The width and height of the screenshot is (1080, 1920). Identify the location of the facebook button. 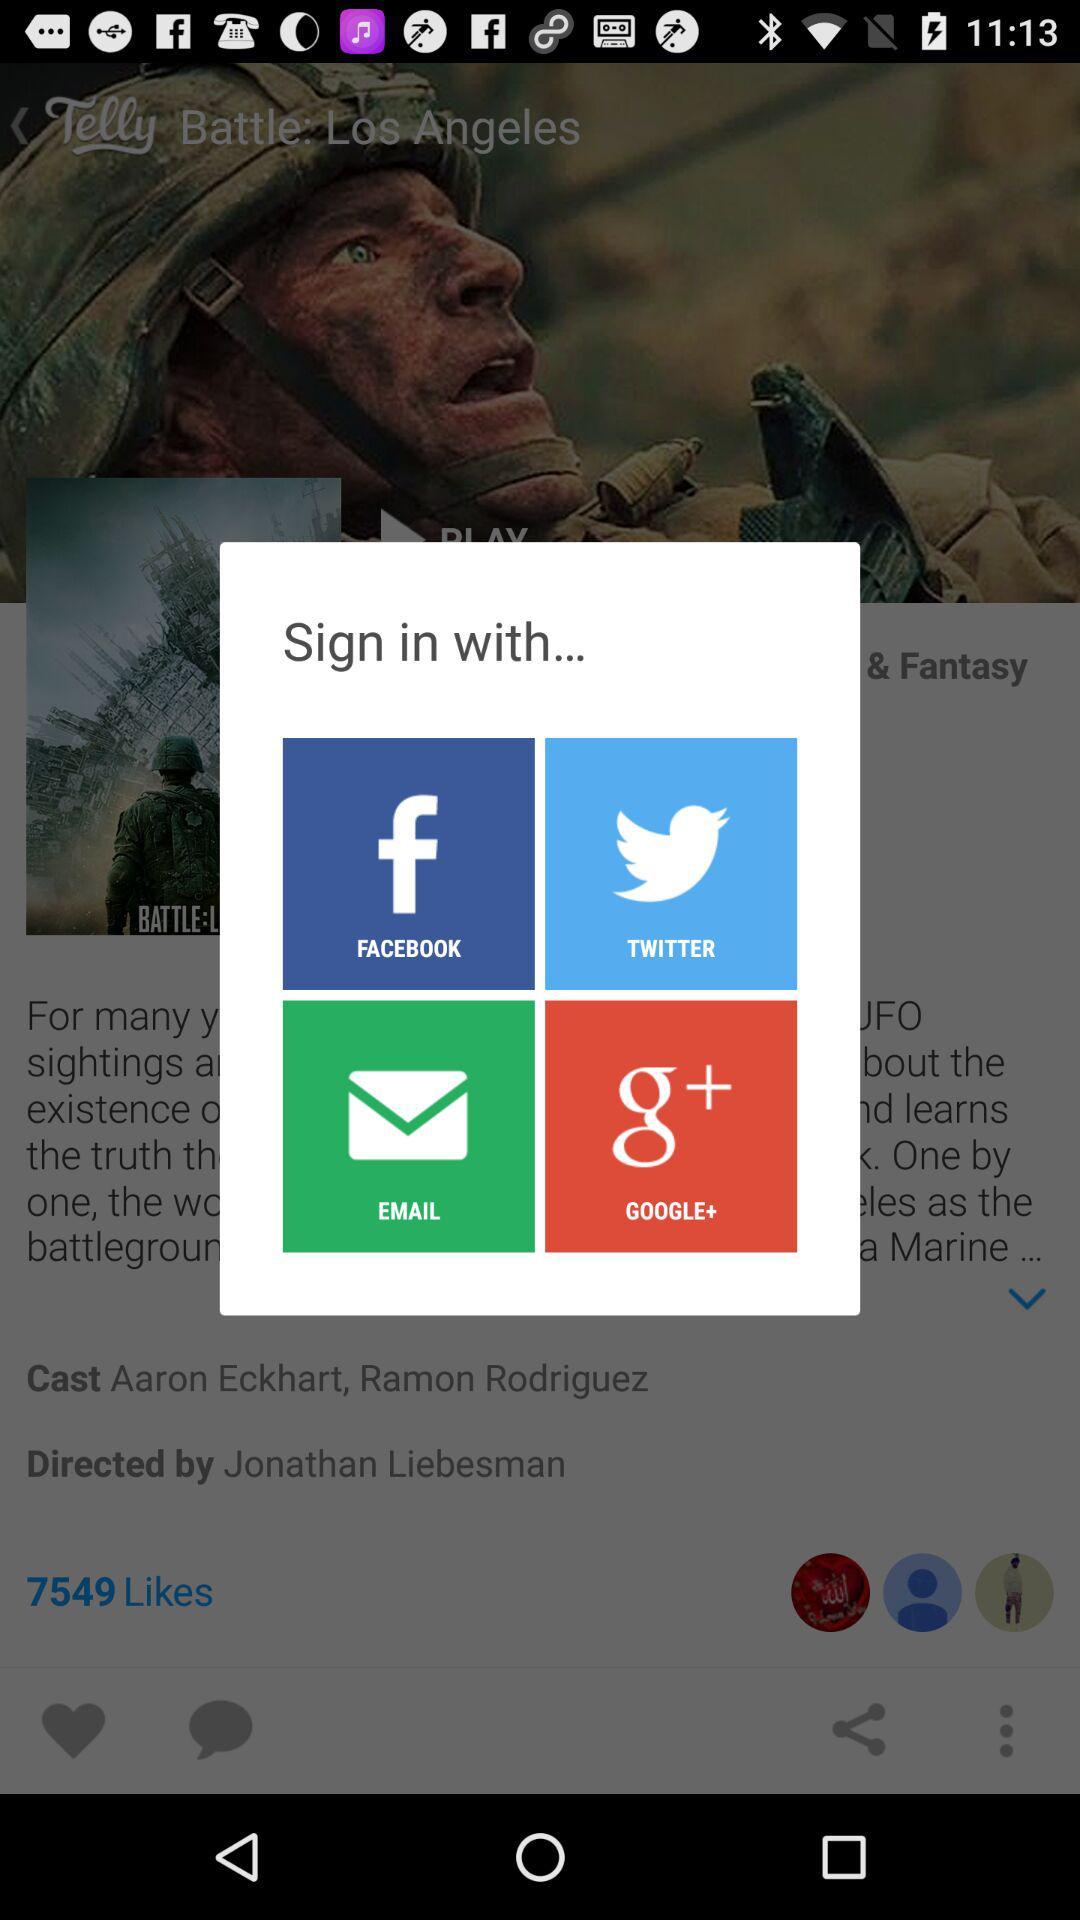
(407, 863).